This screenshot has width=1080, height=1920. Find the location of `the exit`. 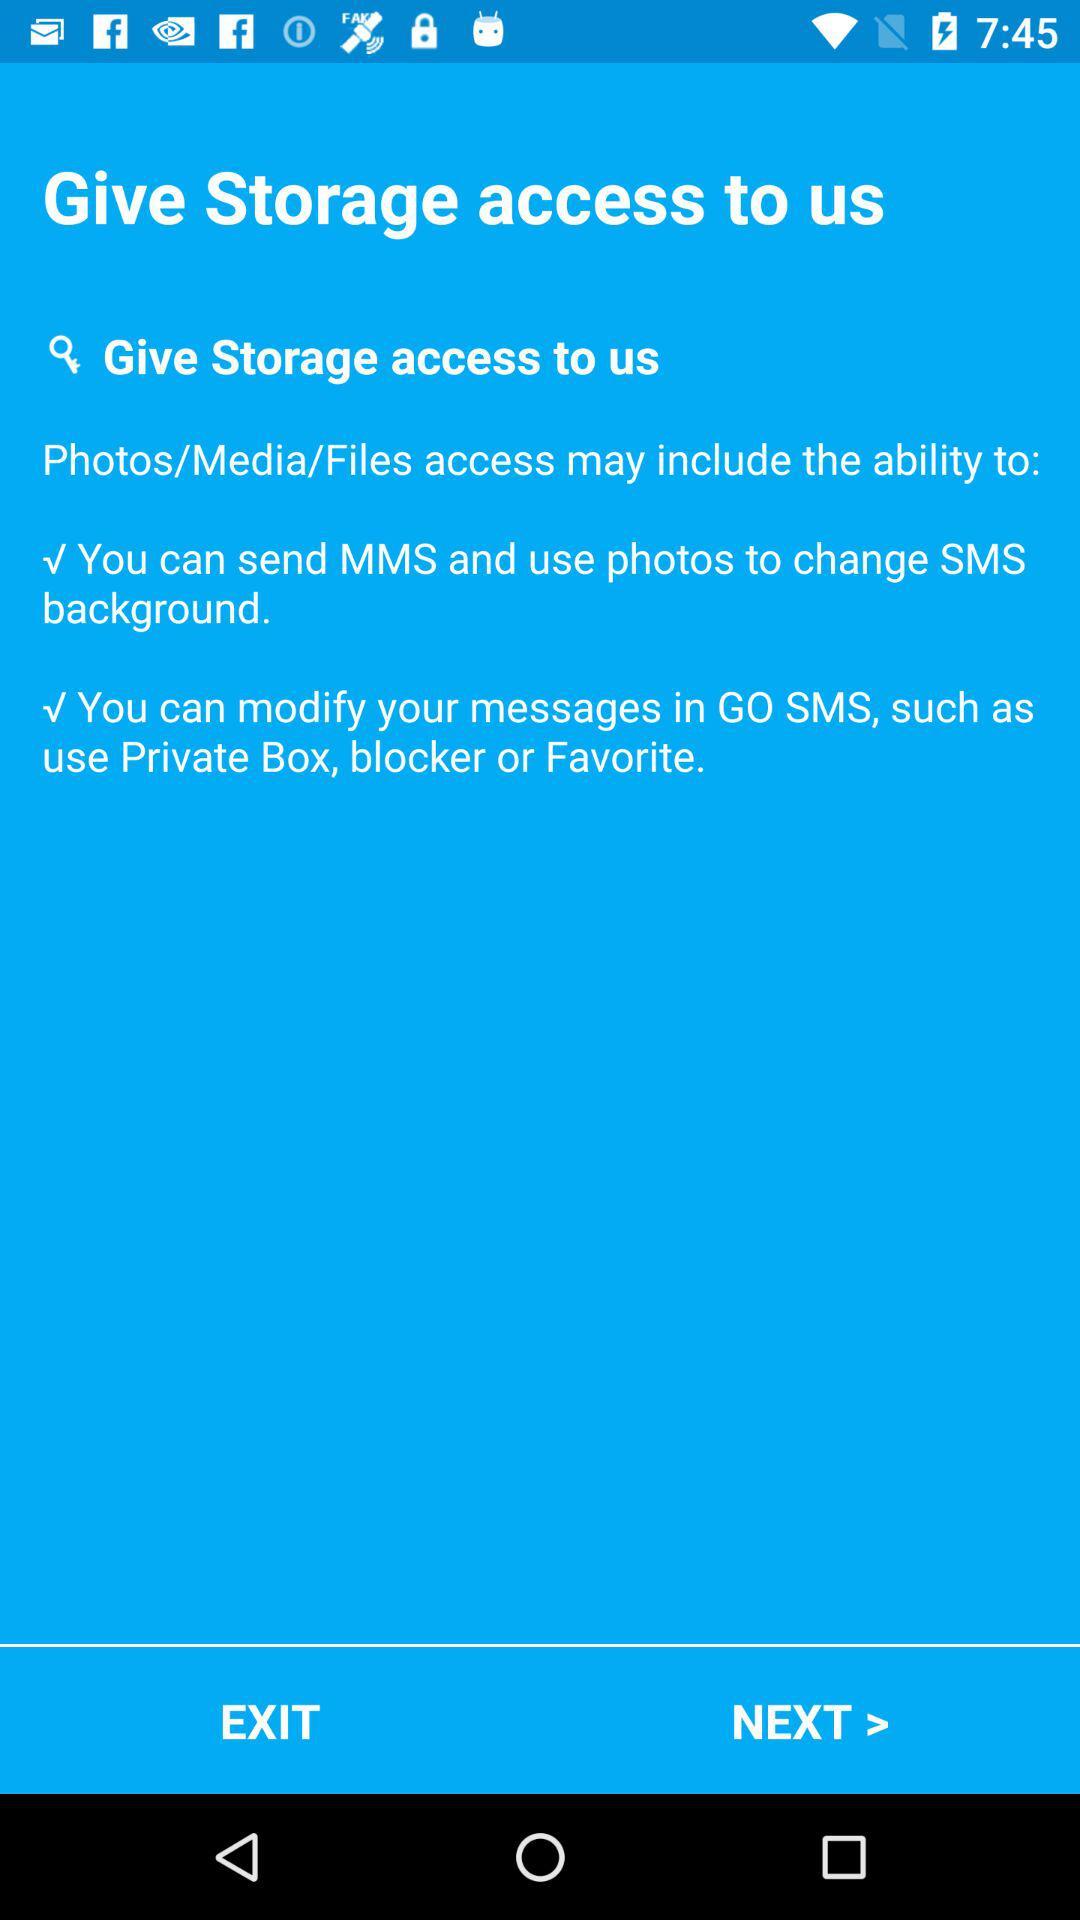

the exit is located at coordinates (270, 1719).